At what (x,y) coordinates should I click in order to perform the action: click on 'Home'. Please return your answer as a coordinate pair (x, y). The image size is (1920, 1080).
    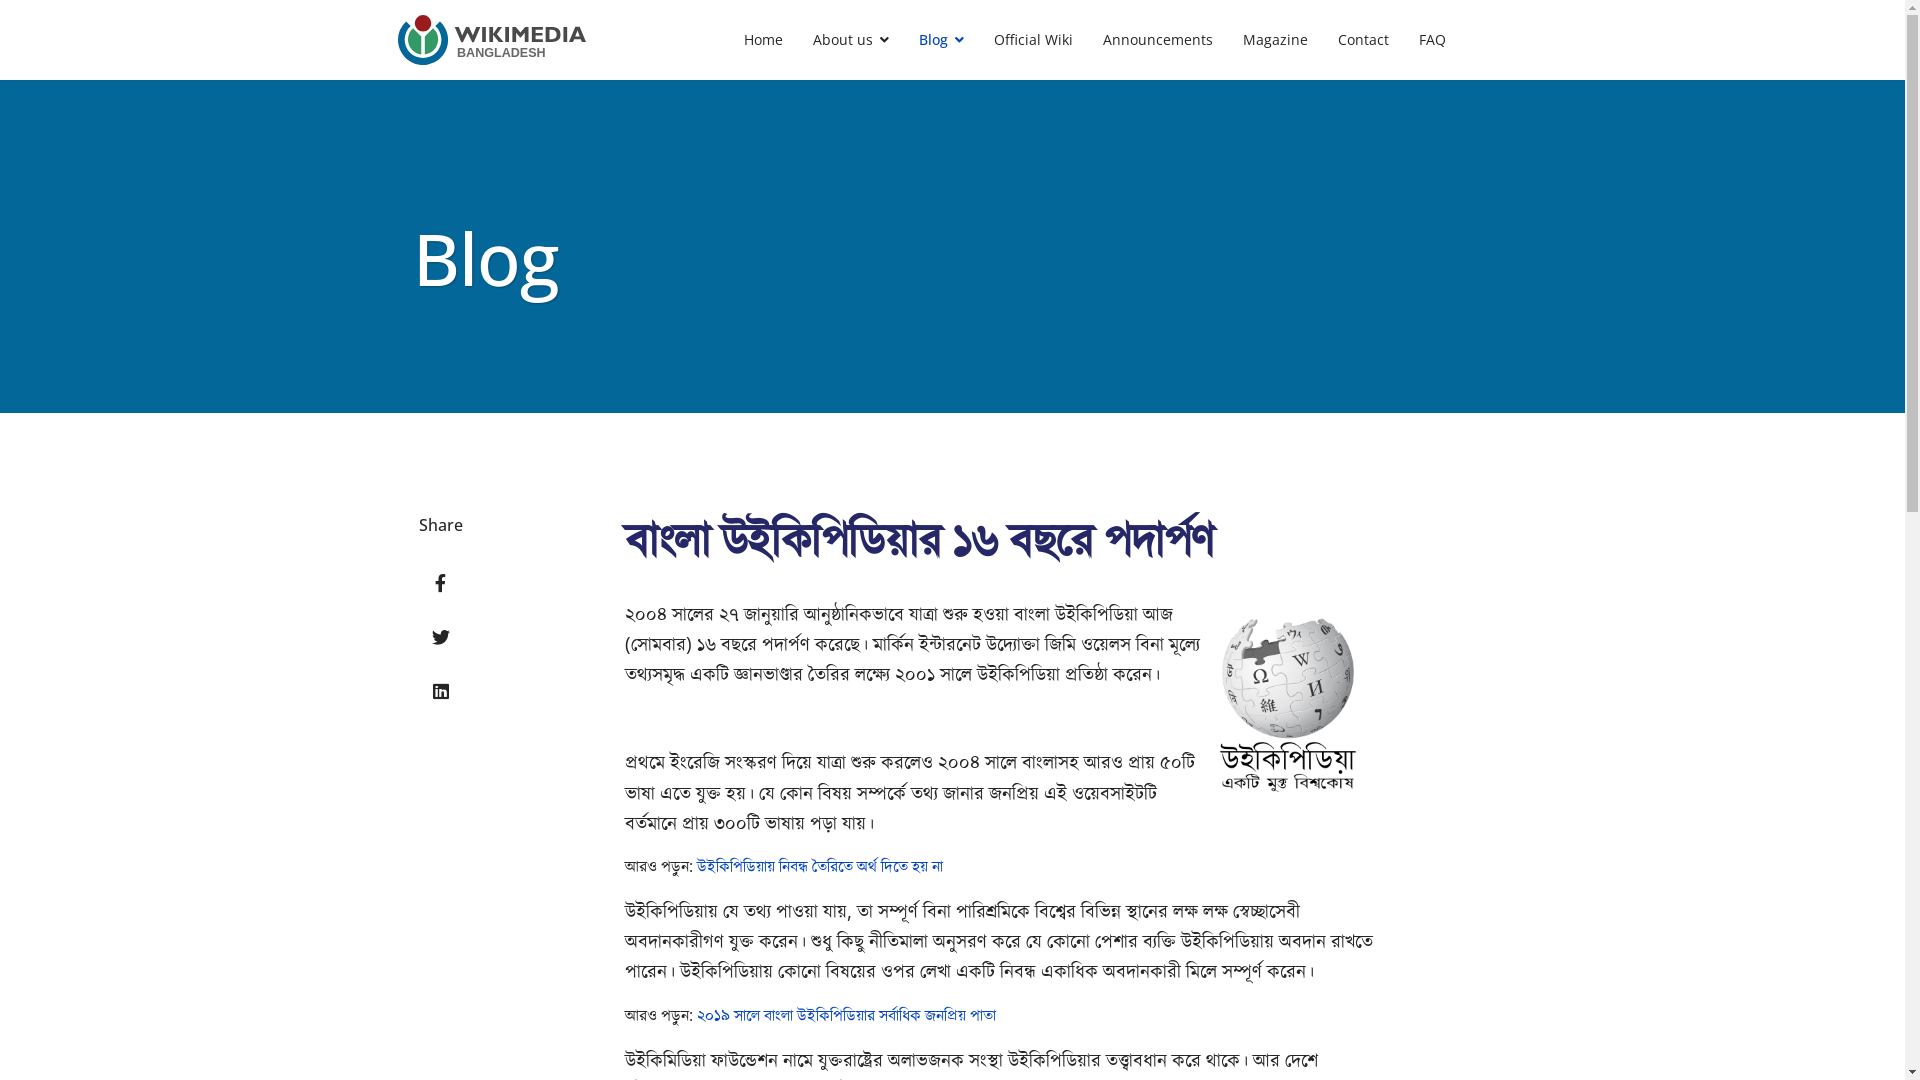
    Looking at the image, I should click on (762, 39).